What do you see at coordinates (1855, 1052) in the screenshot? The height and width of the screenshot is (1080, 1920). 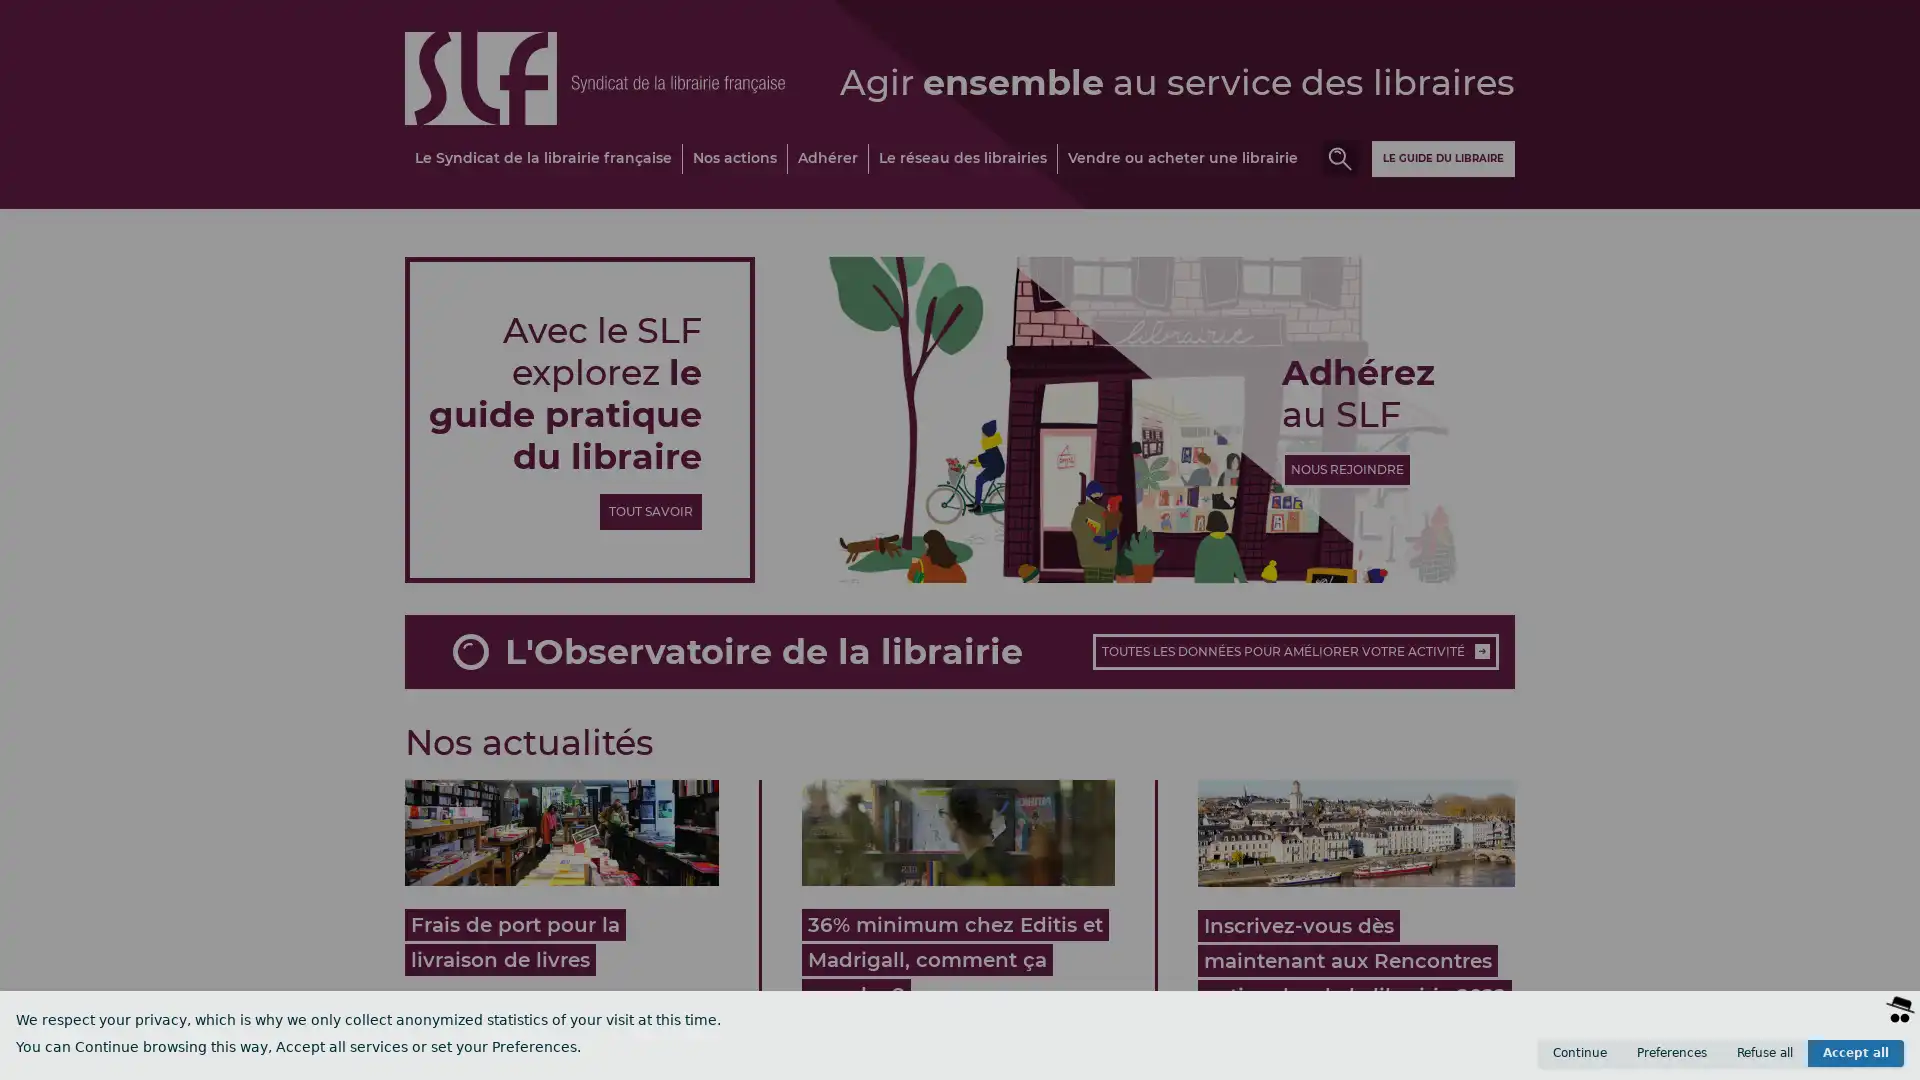 I see `Accept all` at bounding box center [1855, 1052].